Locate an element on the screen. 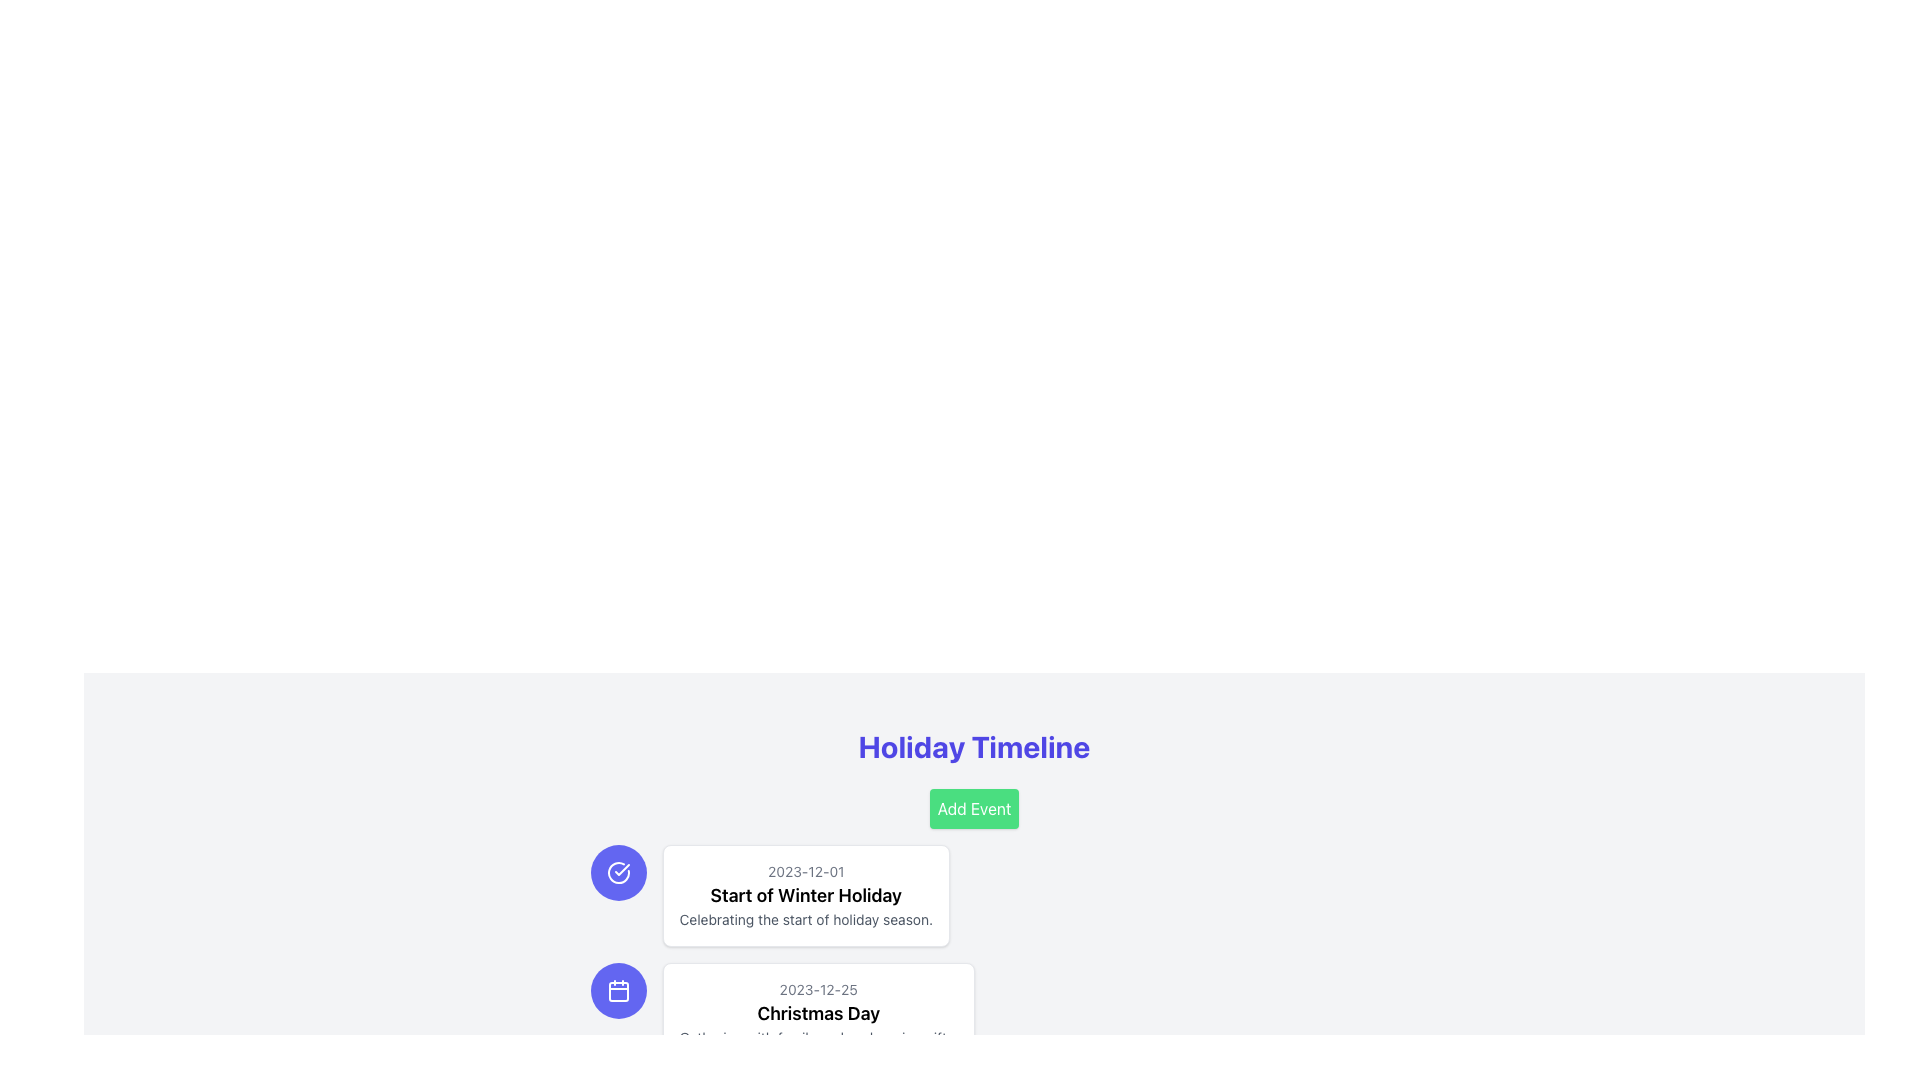 The height and width of the screenshot is (1080, 1920). the 'Add Event' button with a light green background and white text, located below the 'Holiday Timeline' heading to initiate adding an event is located at coordinates (974, 808).